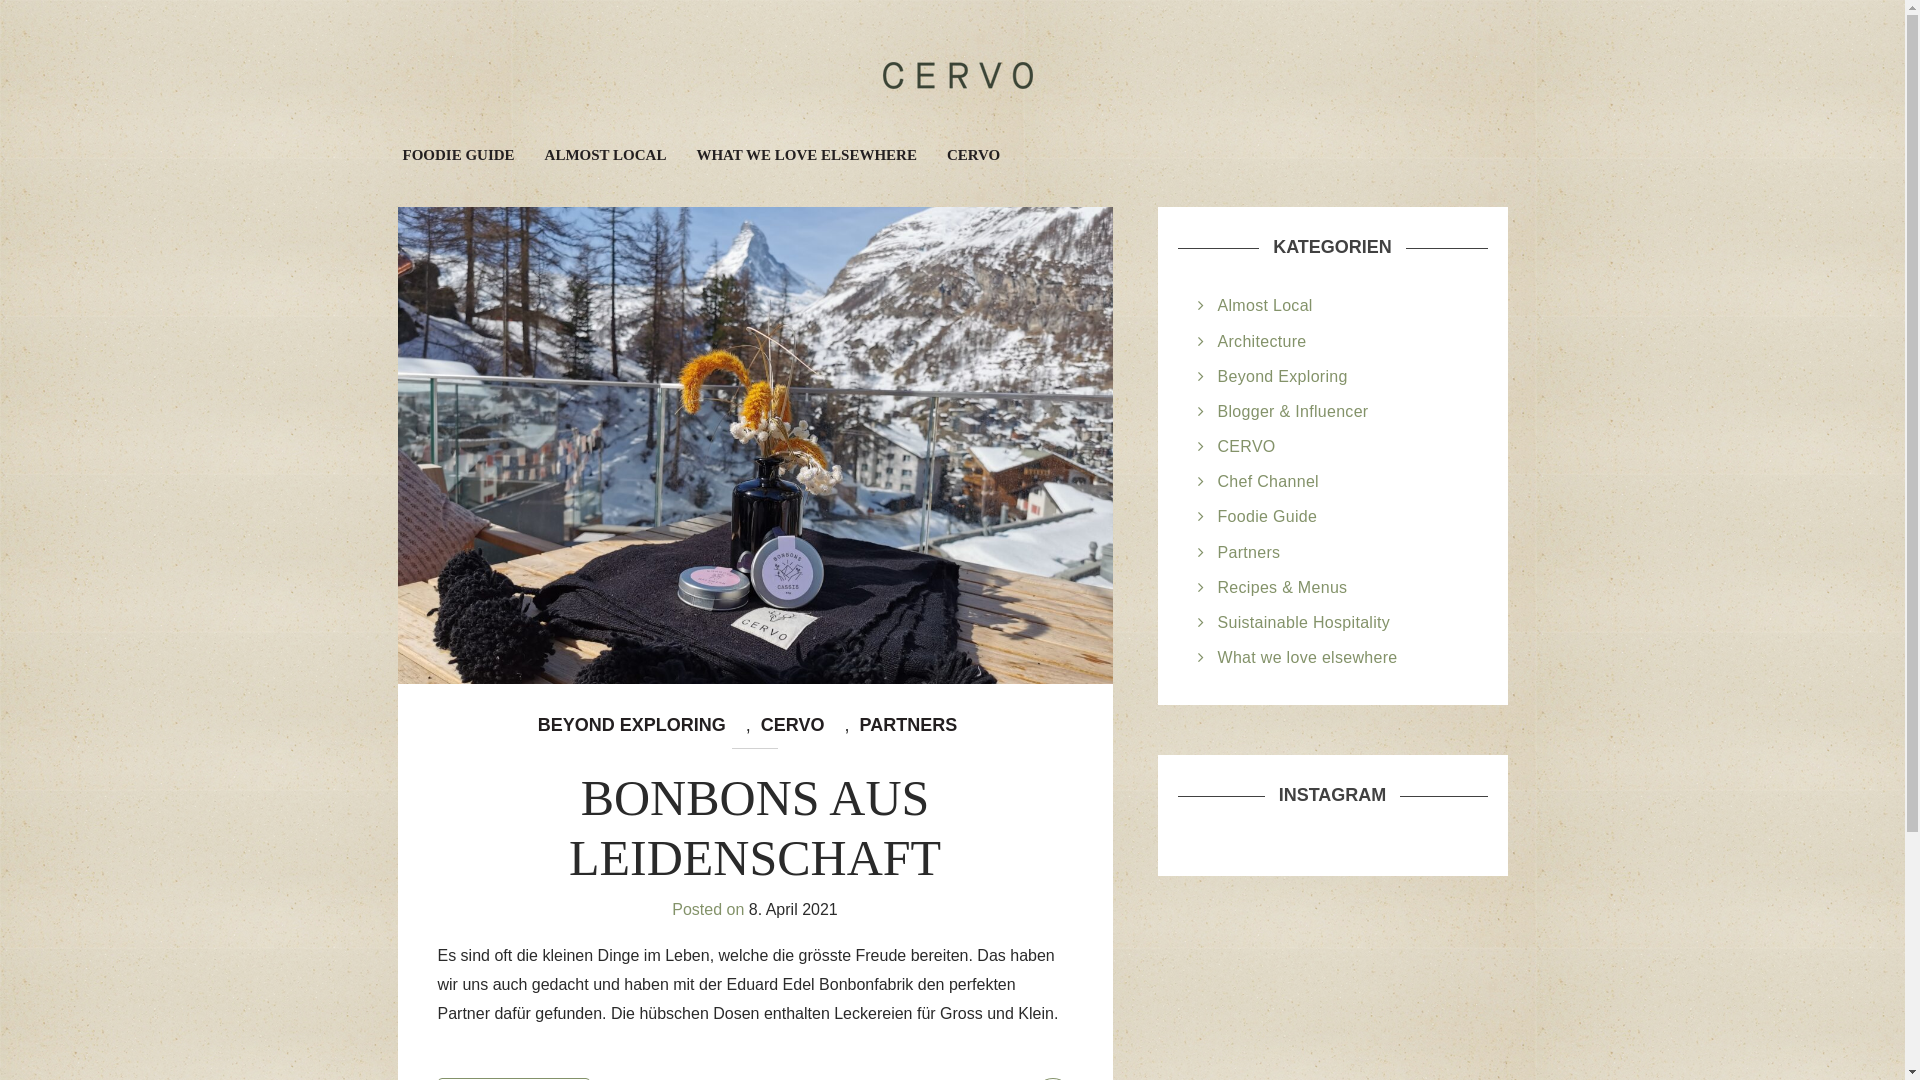  I want to click on 'Suistainable Hospitality', so click(1304, 621).